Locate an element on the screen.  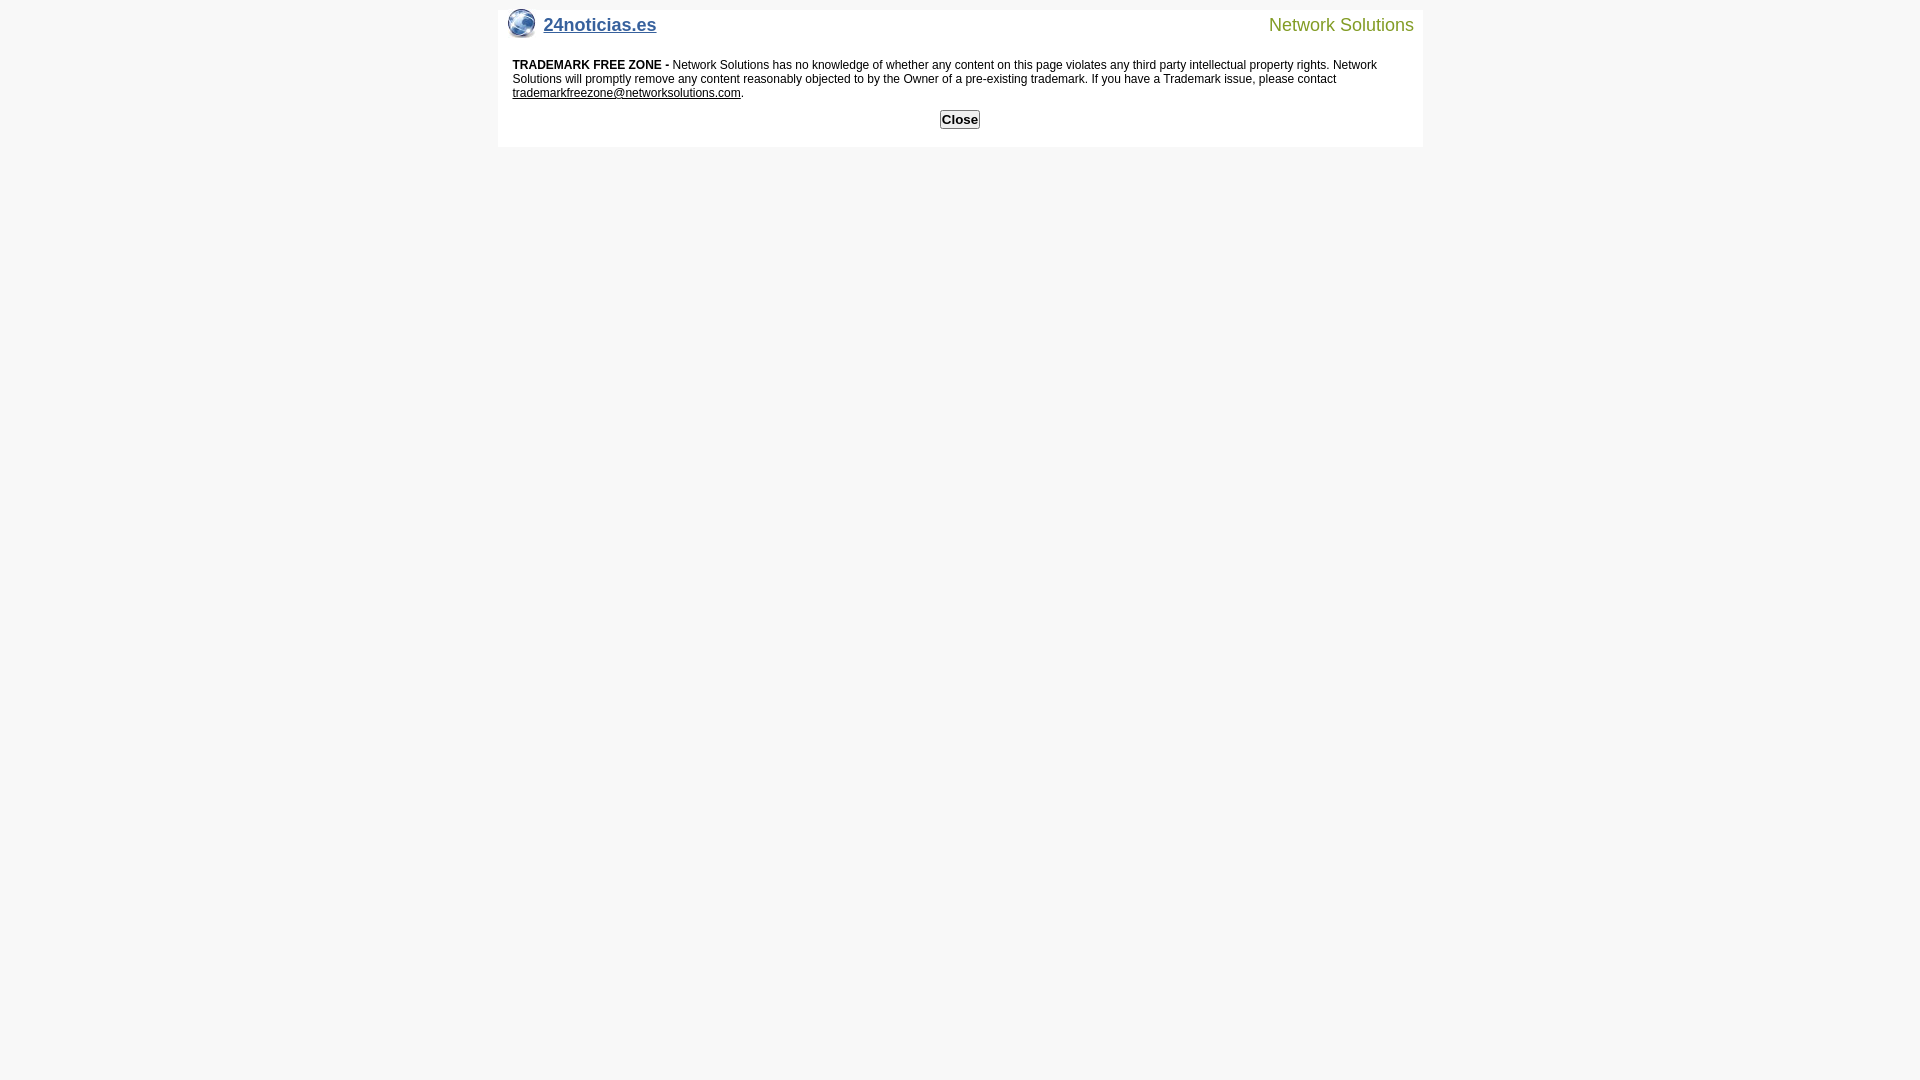
'24noticias.es' is located at coordinates (581, 29).